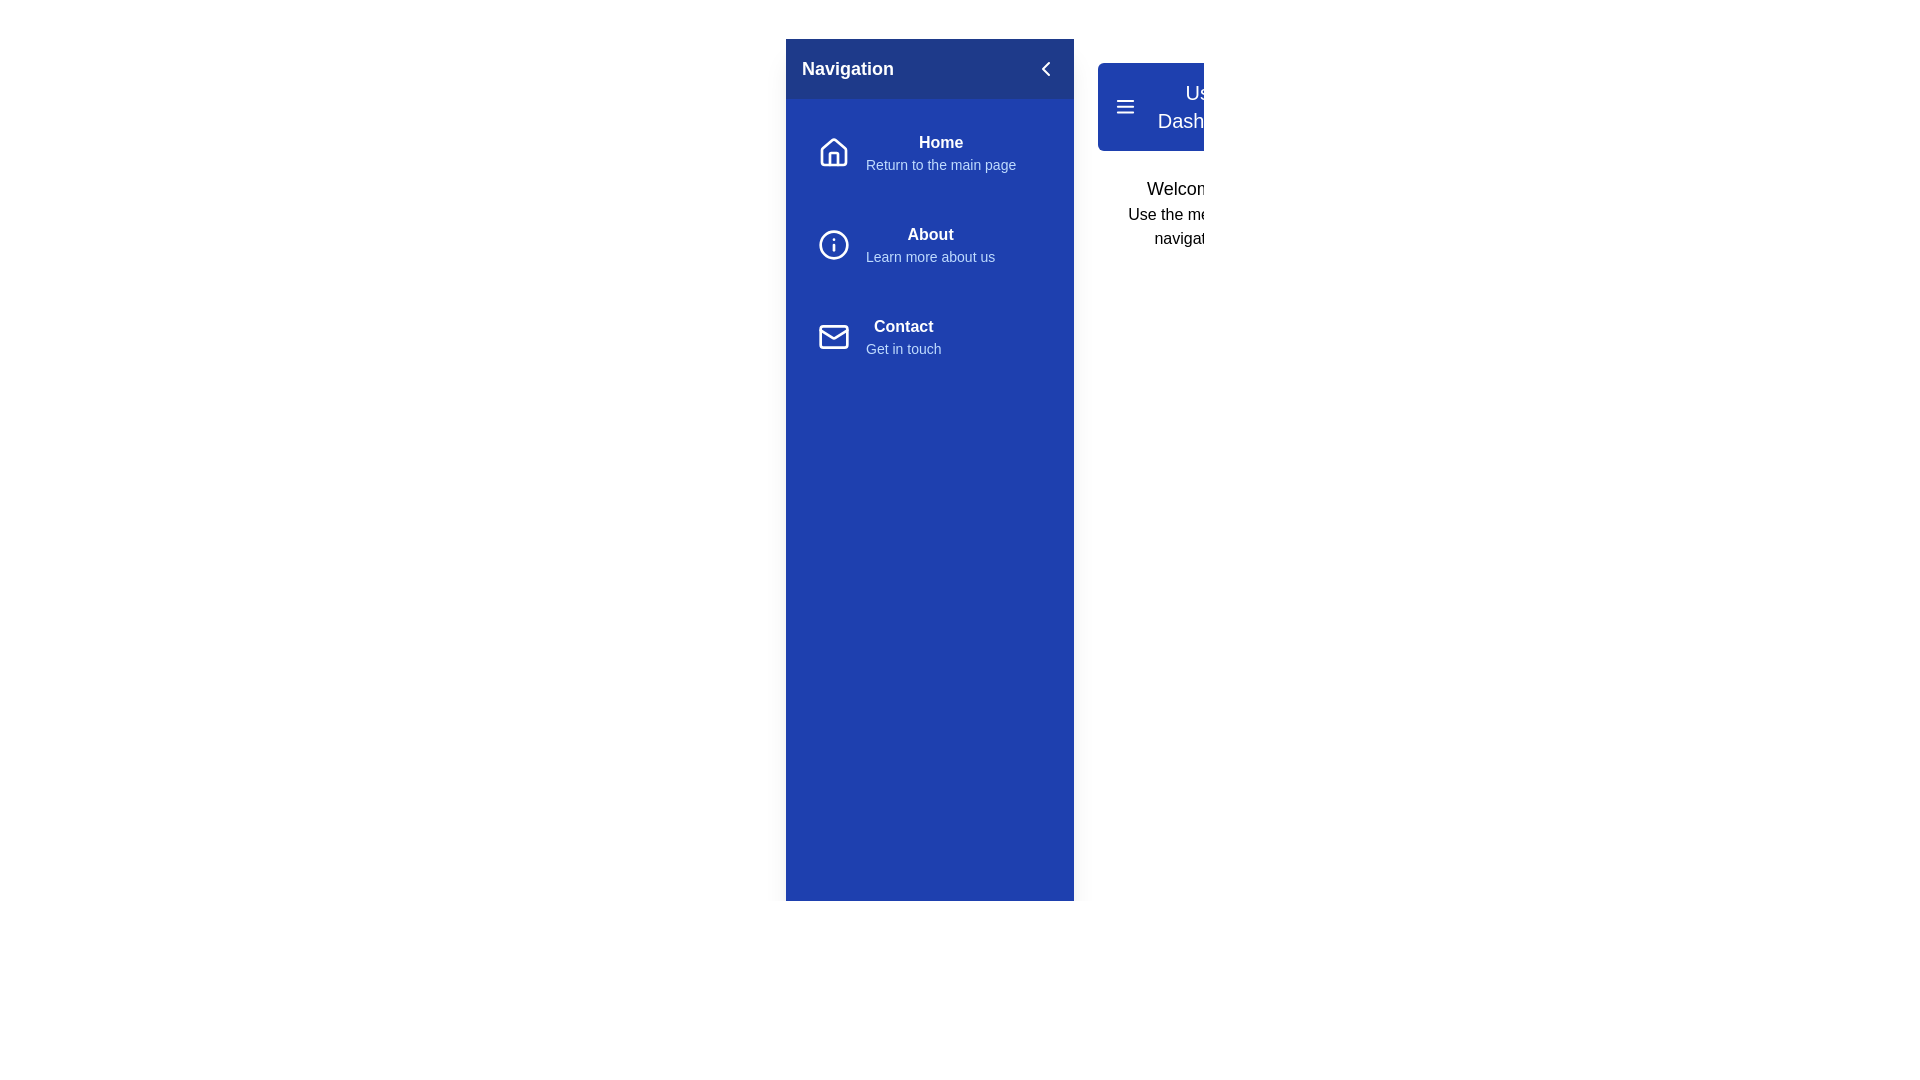 This screenshot has width=1920, height=1080. I want to click on the navigation menu item Contact, so click(929, 335).